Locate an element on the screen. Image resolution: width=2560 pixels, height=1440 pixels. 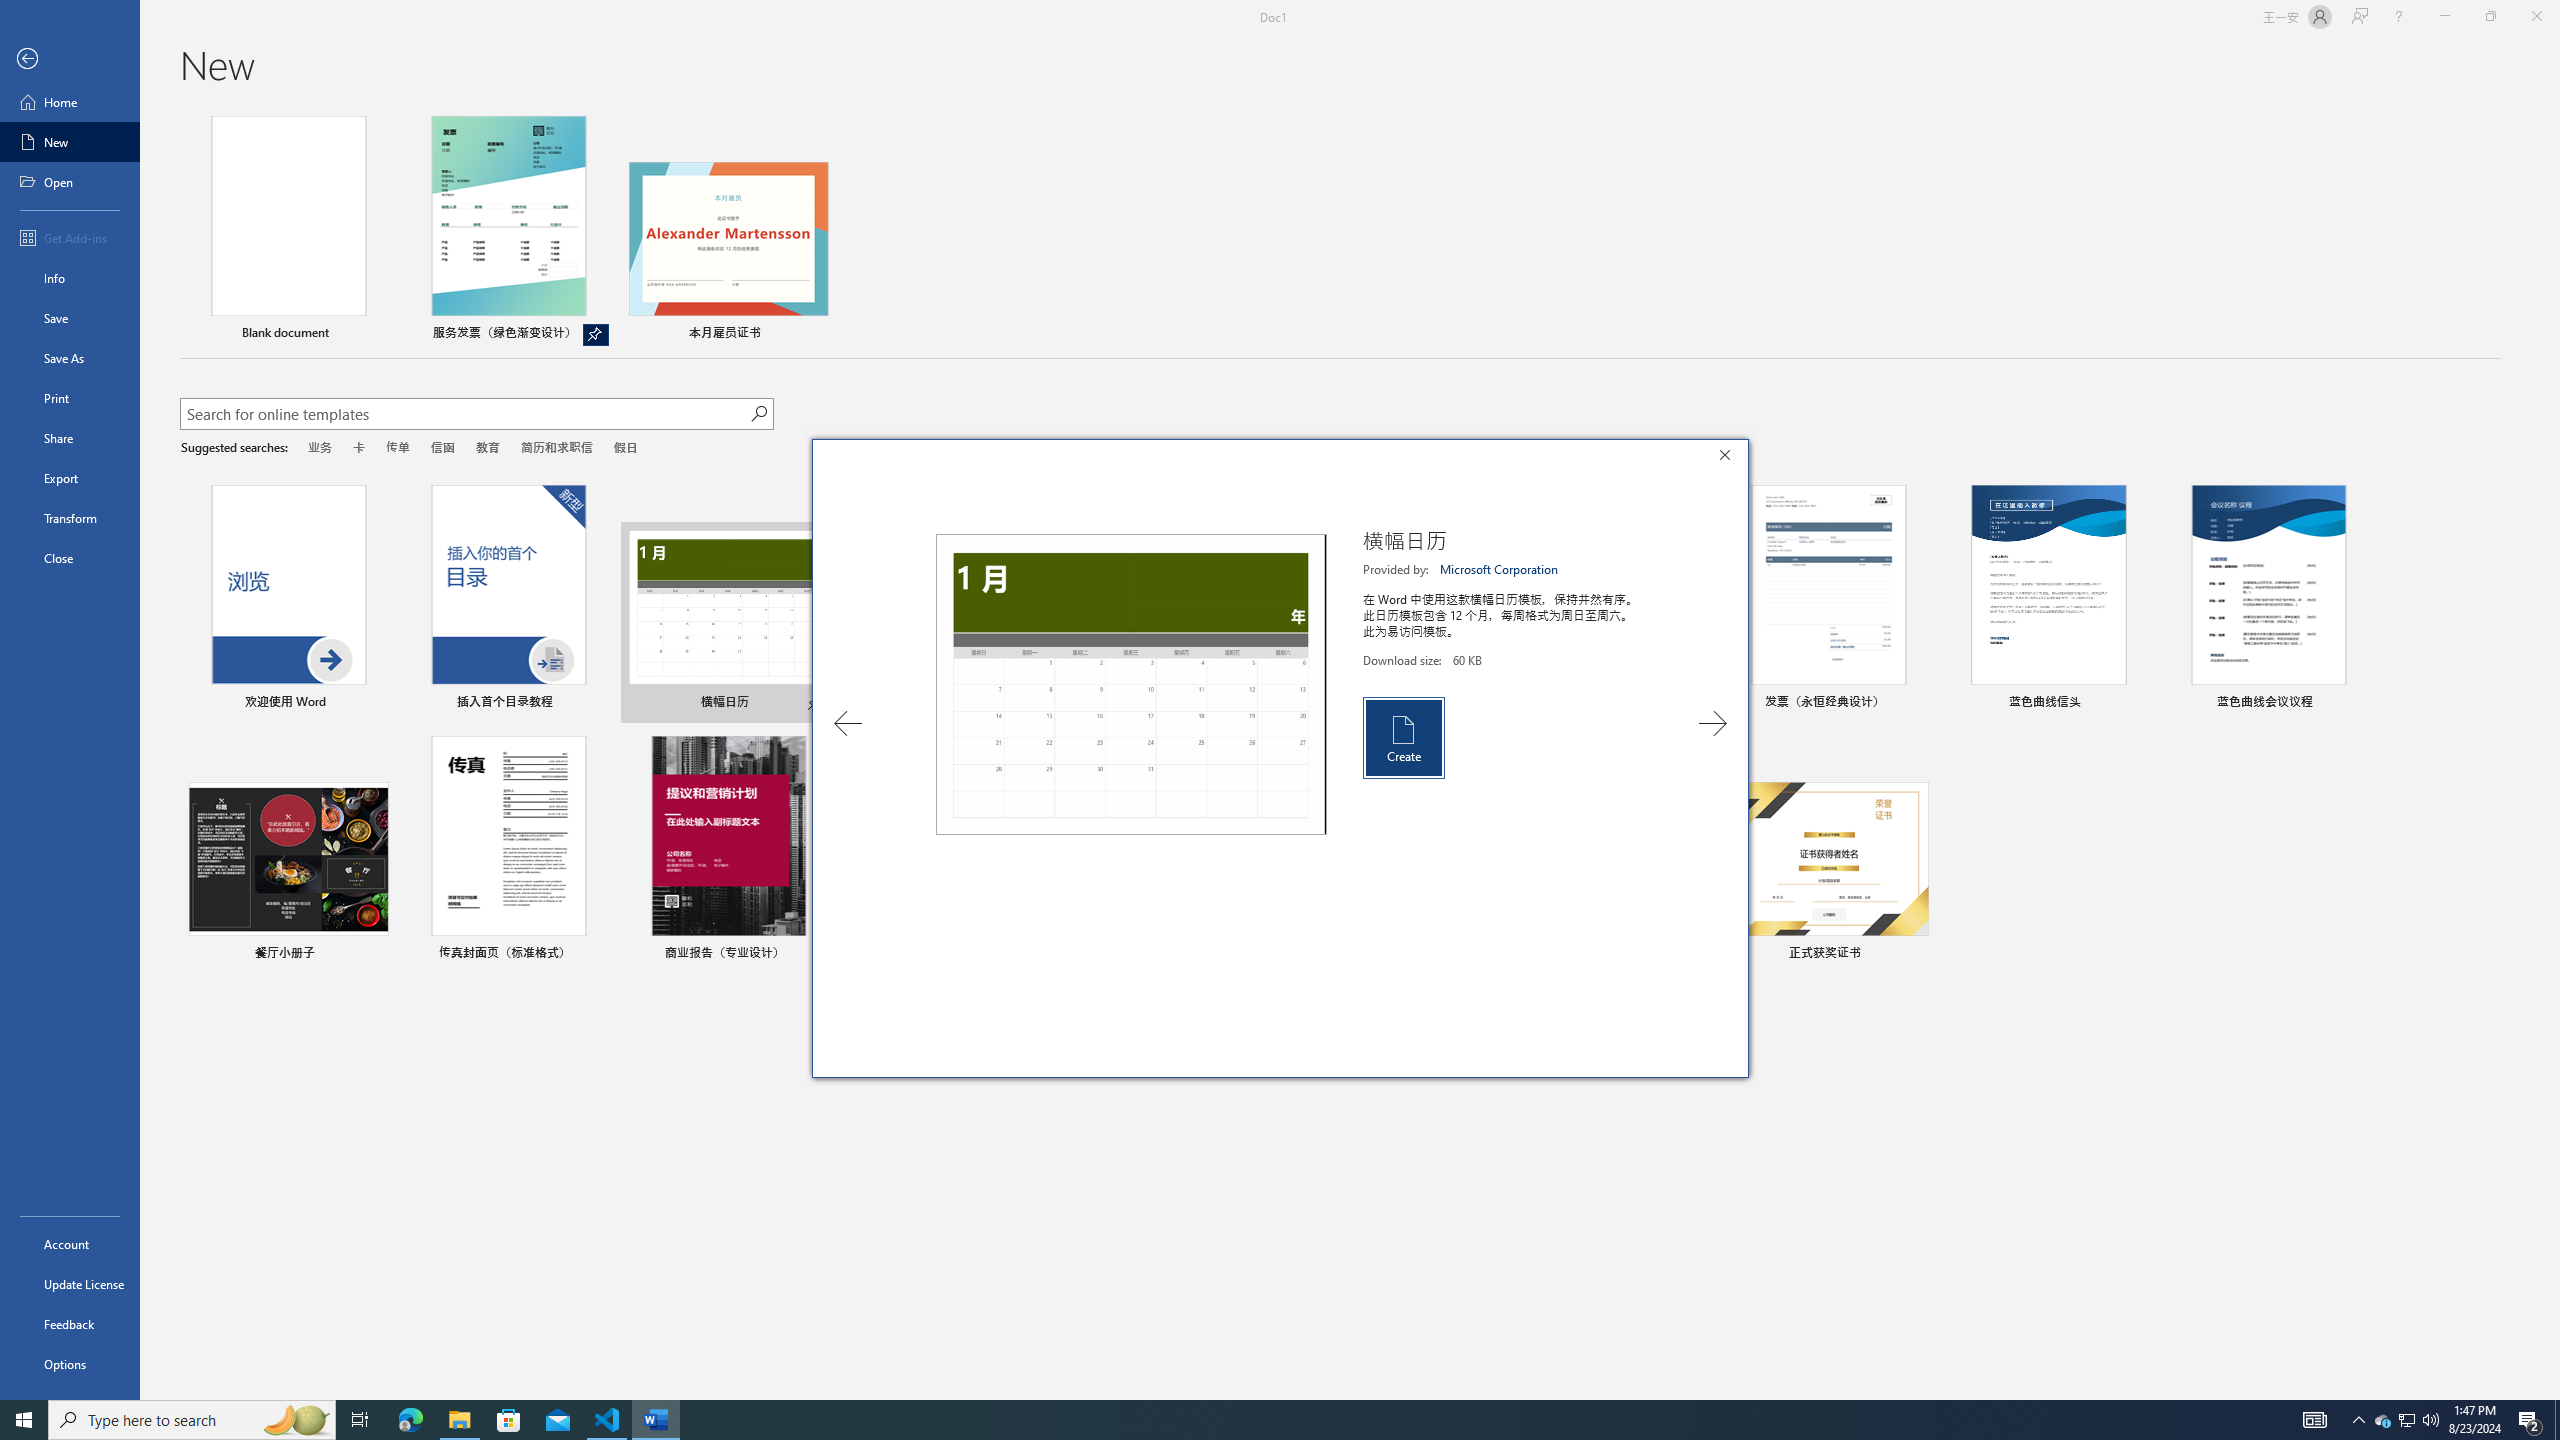
'Action Center, 2 new notifications' is located at coordinates (2530, 1418).